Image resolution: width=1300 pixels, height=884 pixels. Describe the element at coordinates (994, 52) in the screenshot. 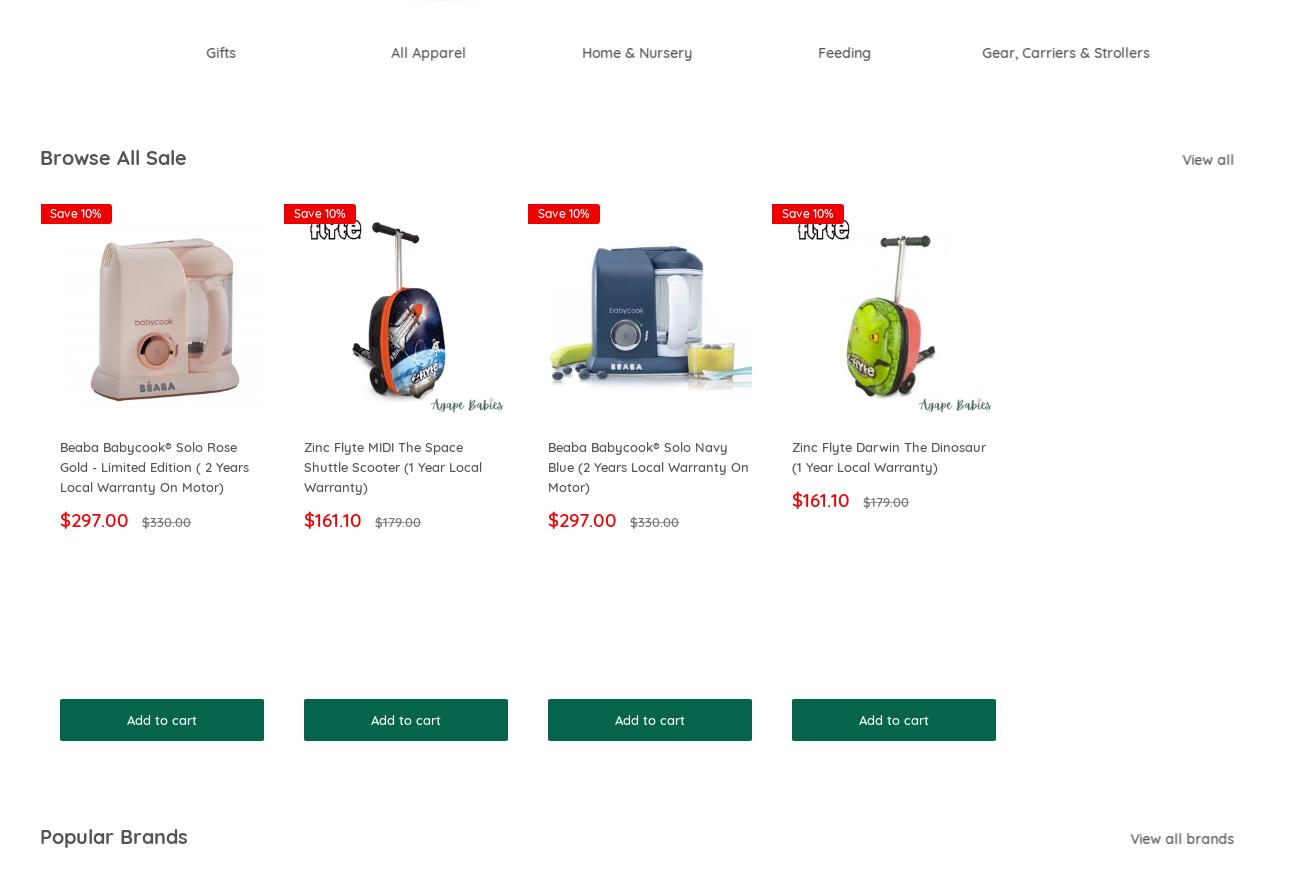

I see `'Gear, Carriers & Strollers'` at that location.